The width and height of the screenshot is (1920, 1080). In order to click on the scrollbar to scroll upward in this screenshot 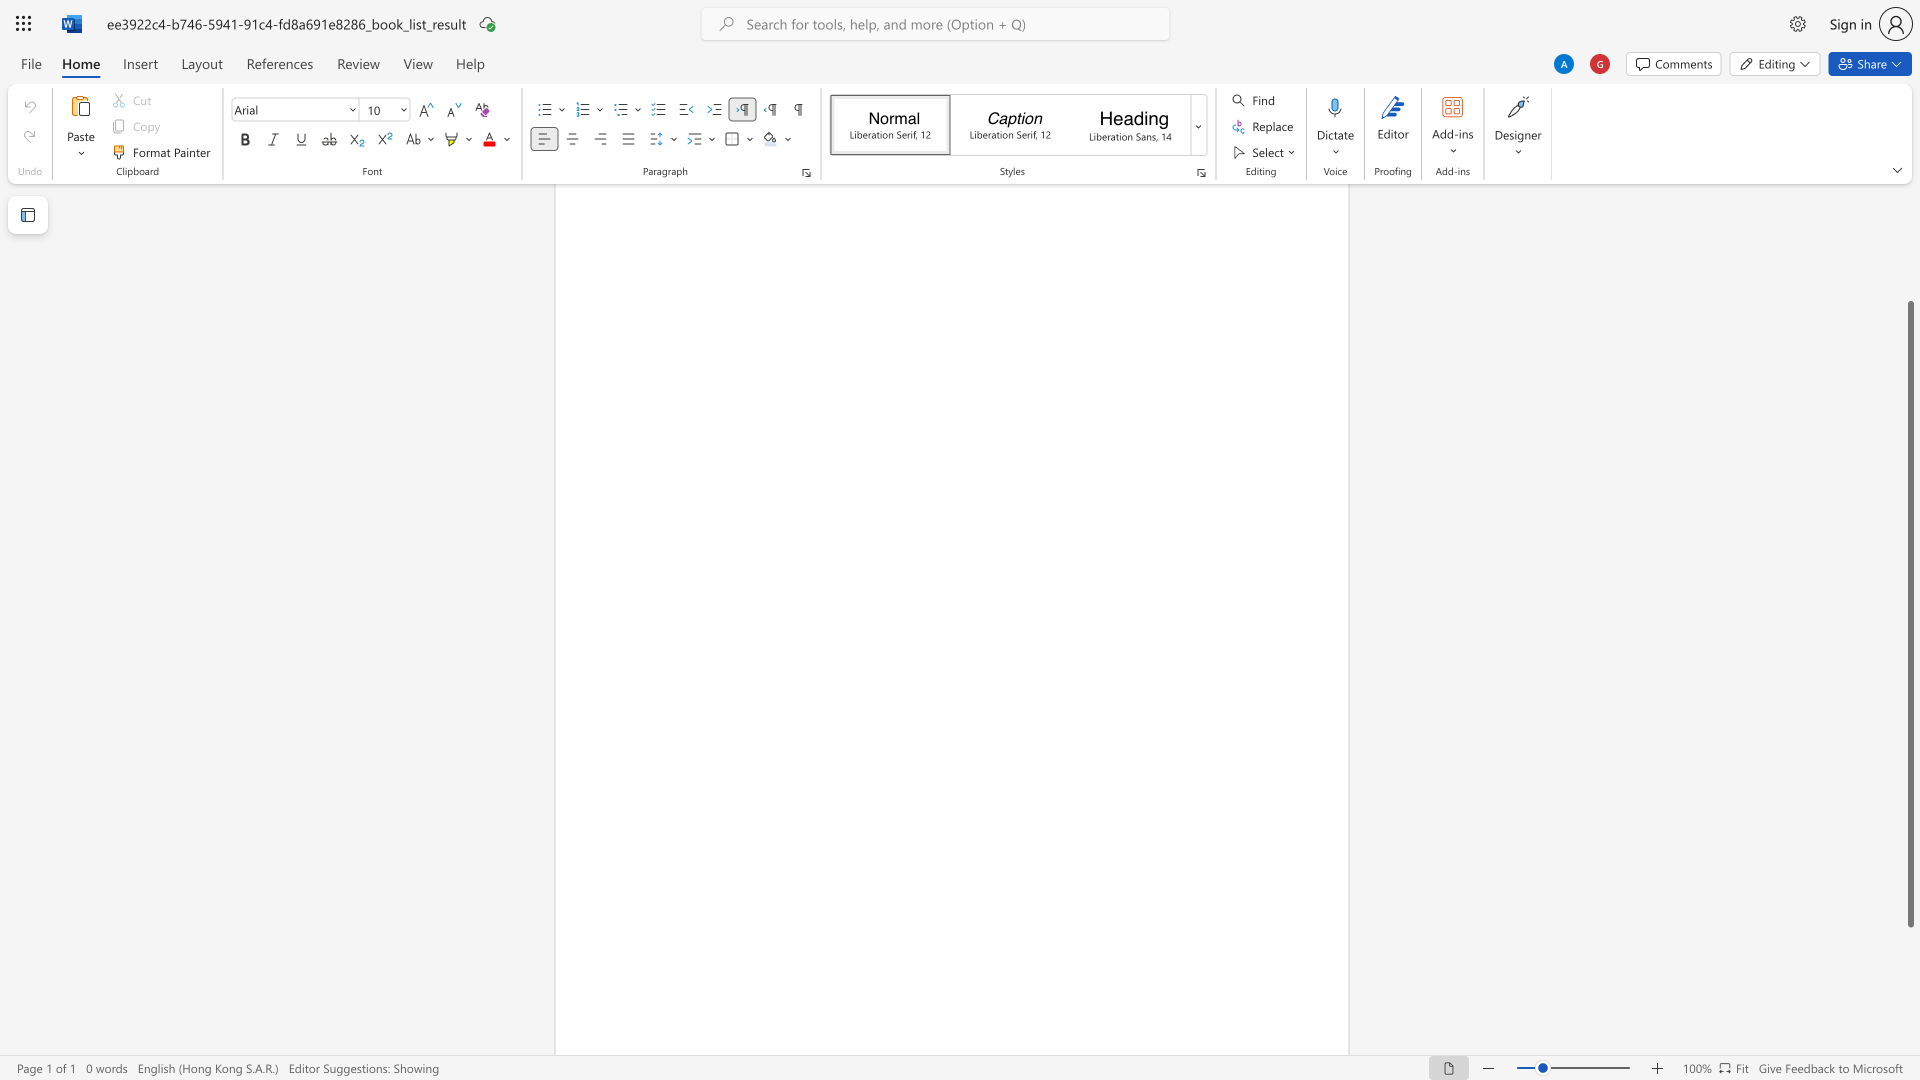, I will do `click(1909, 249)`.